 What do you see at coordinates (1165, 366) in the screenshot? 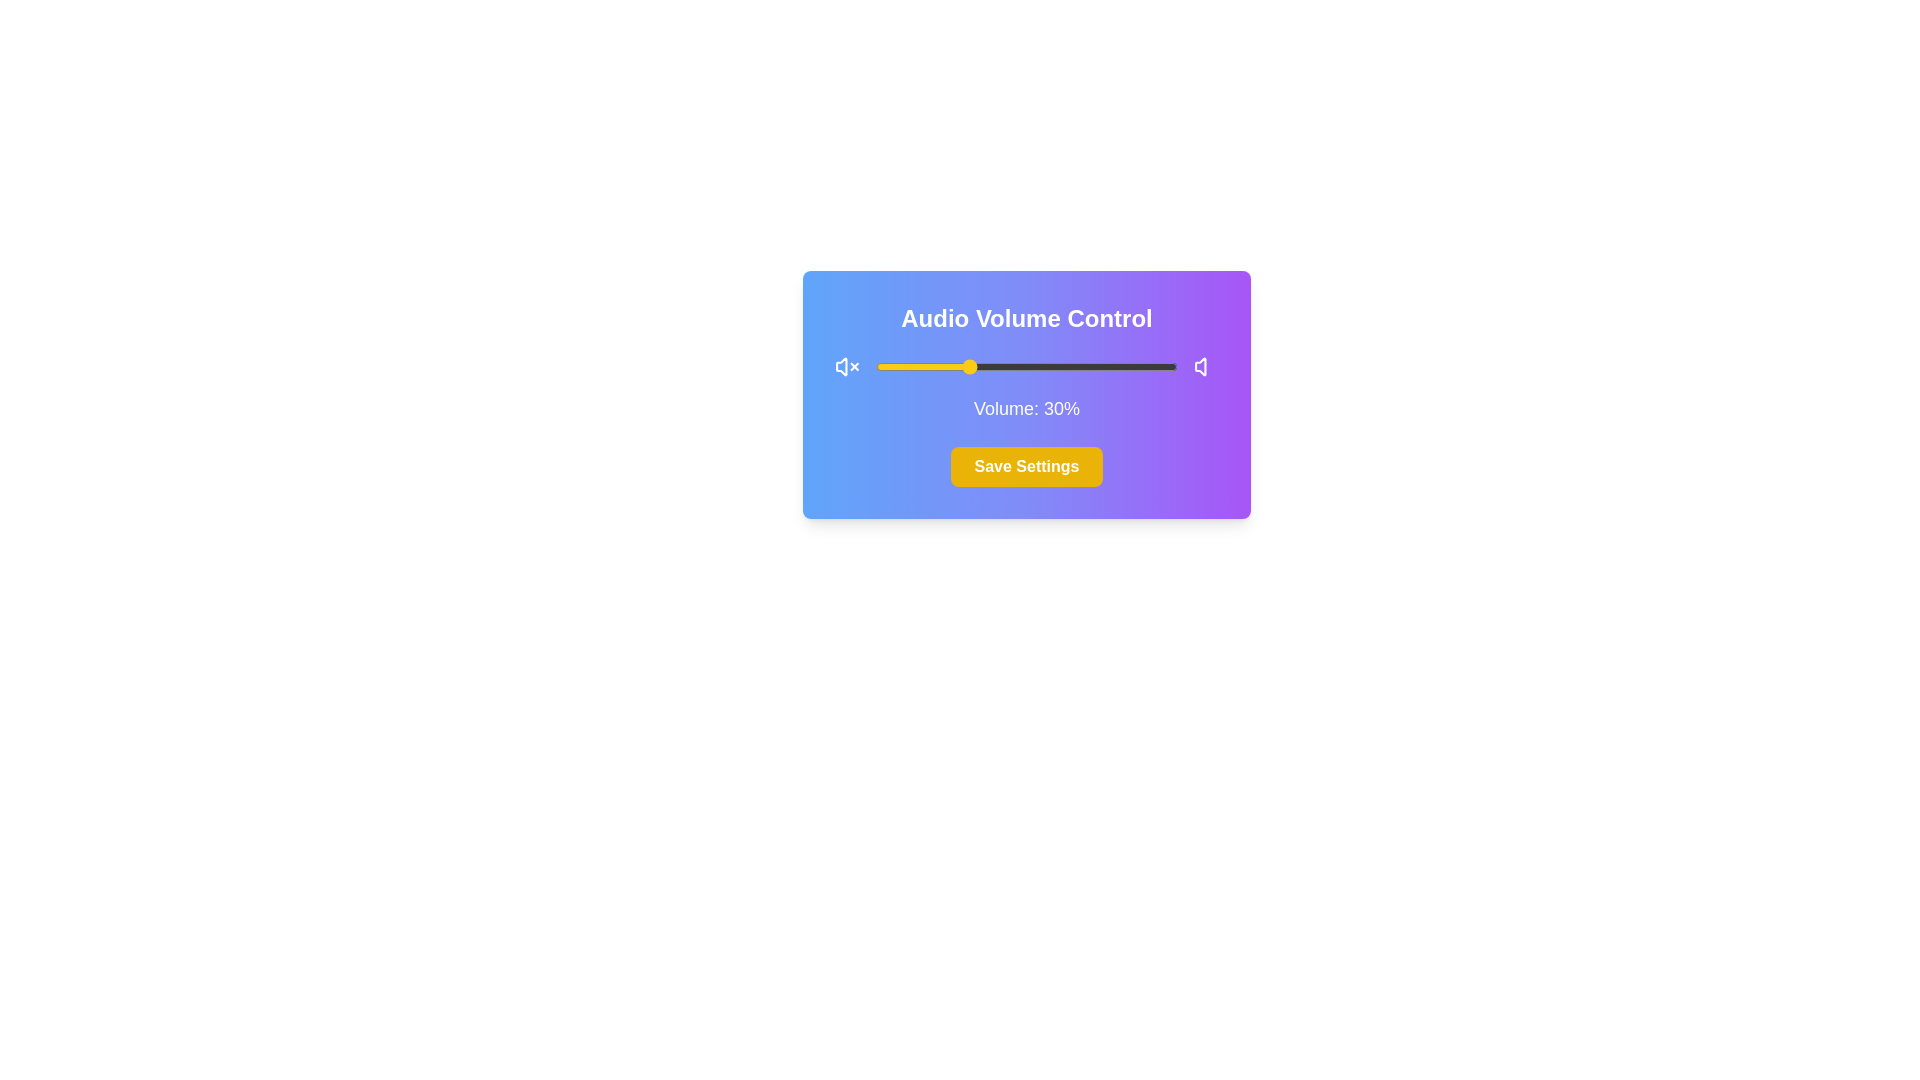
I see `the volume slider to 96 percent` at bounding box center [1165, 366].